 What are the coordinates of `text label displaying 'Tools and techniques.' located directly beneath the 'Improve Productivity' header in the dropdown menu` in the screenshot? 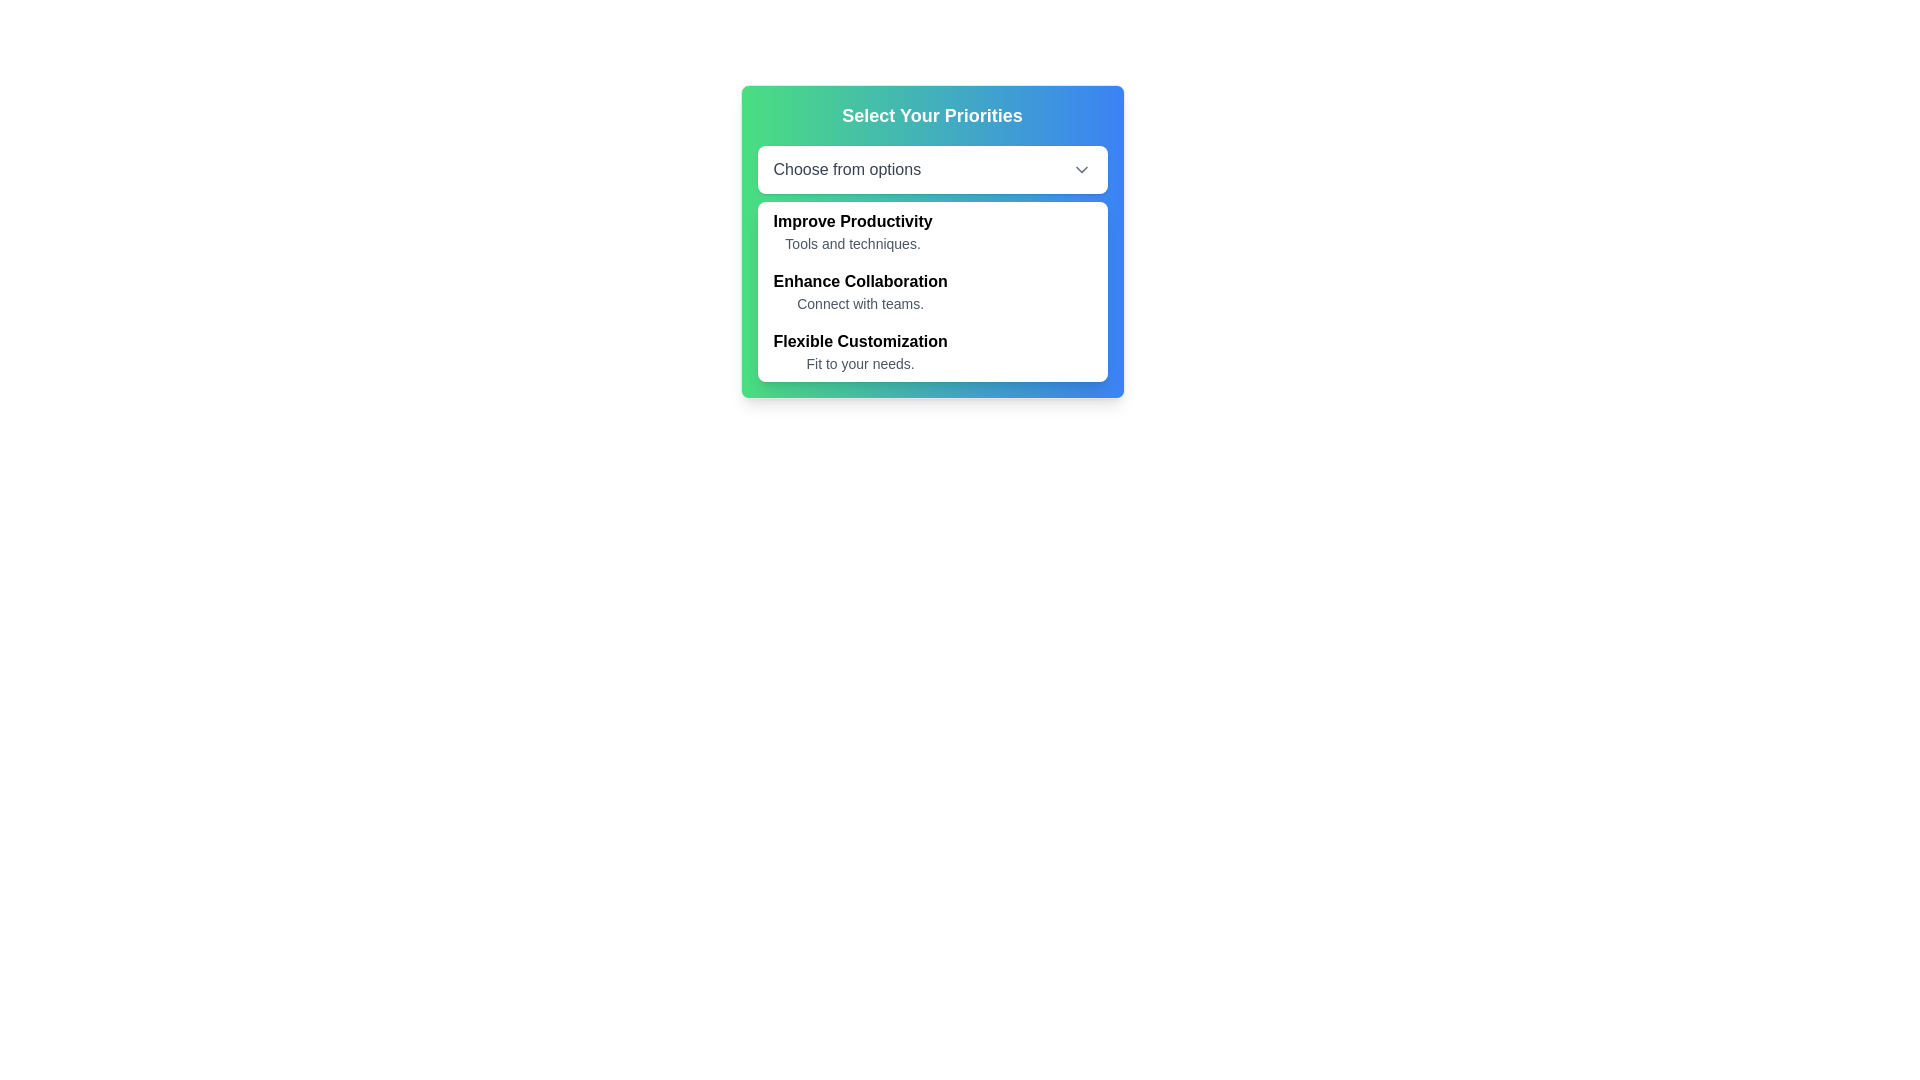 It's located at (853, 242).